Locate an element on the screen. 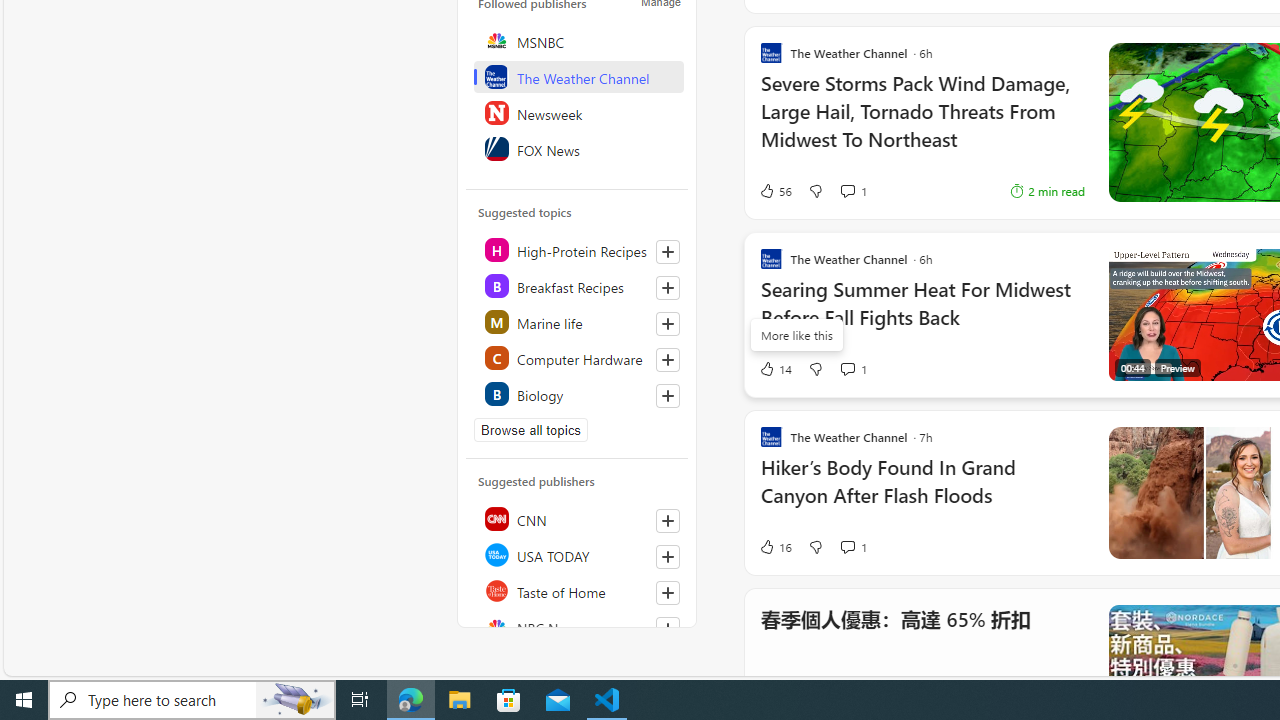  '16 Like' is located at coordinates (774, 546).